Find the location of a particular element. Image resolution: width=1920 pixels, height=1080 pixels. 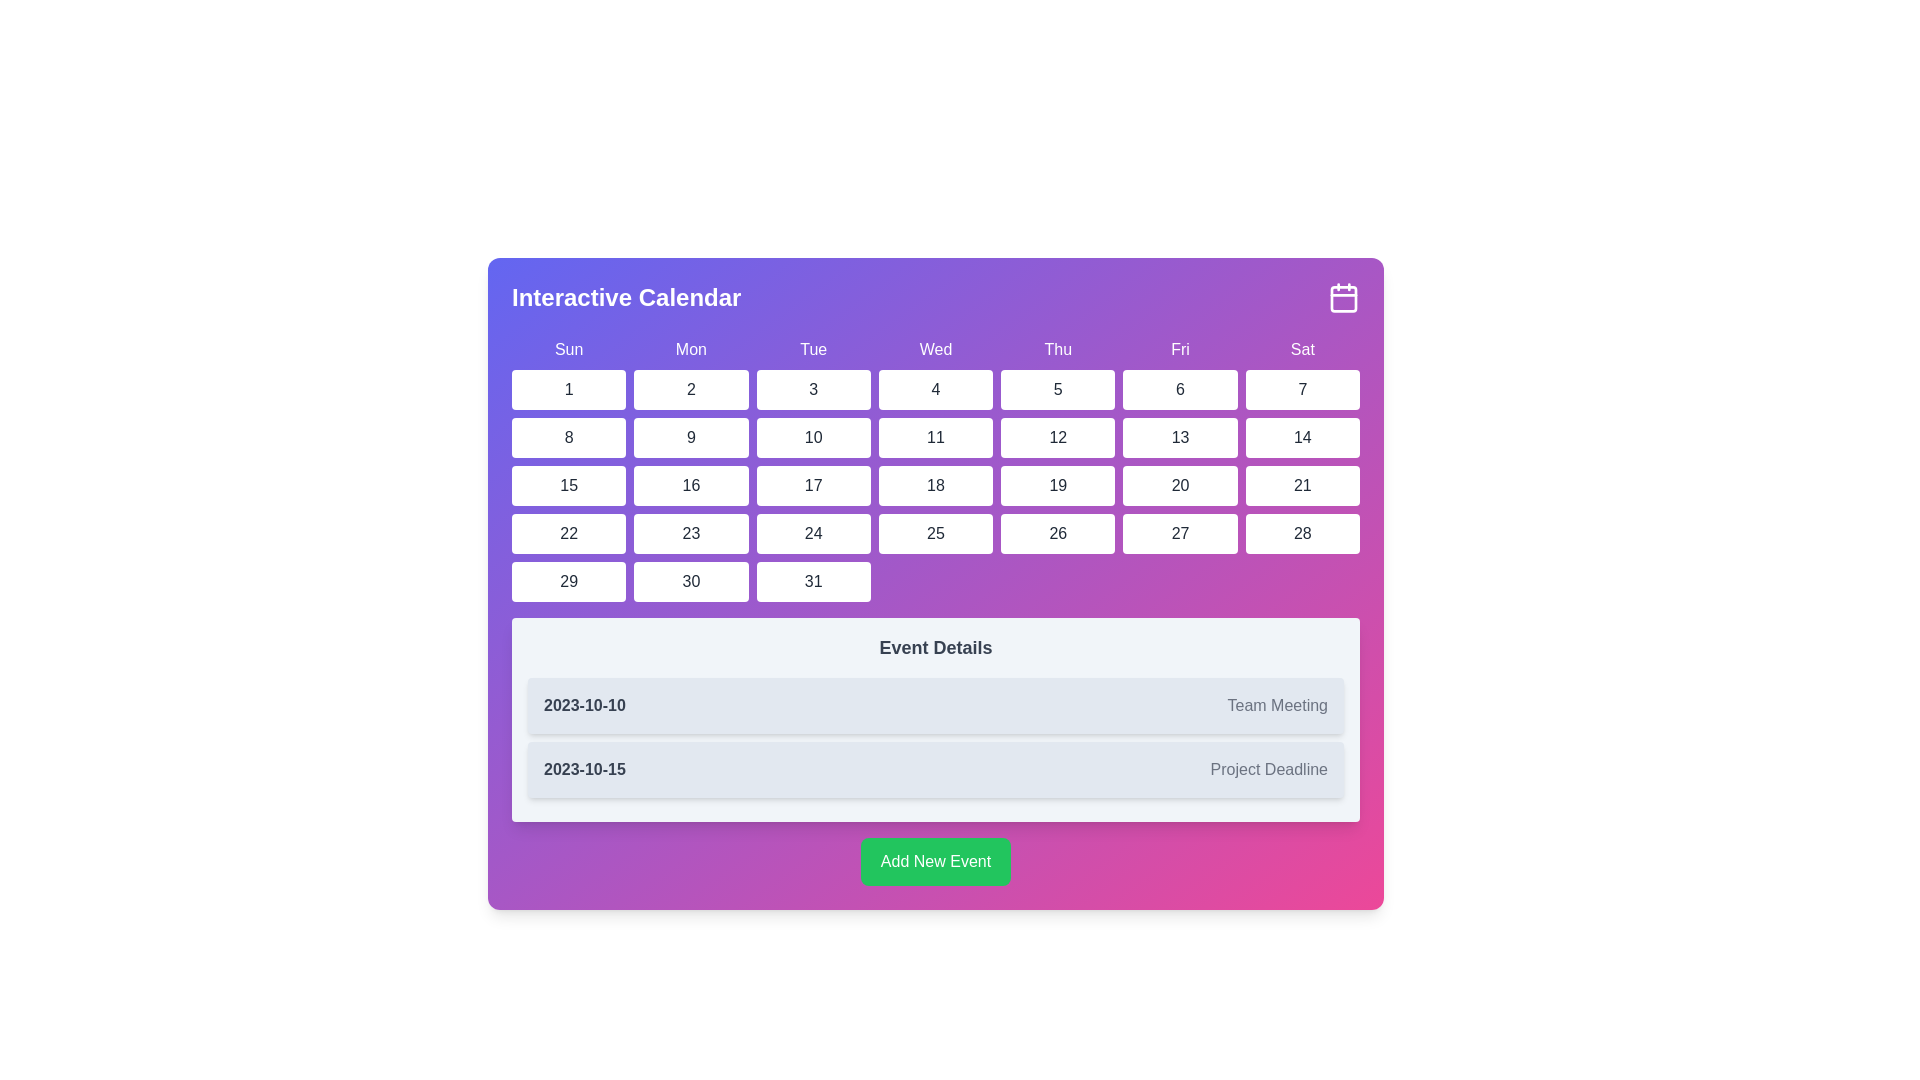

the text label indicating the date associated with the event, located in the 'Event Details' section to the left of the 'Project Deadline' description is located at coordinates (583, 769).